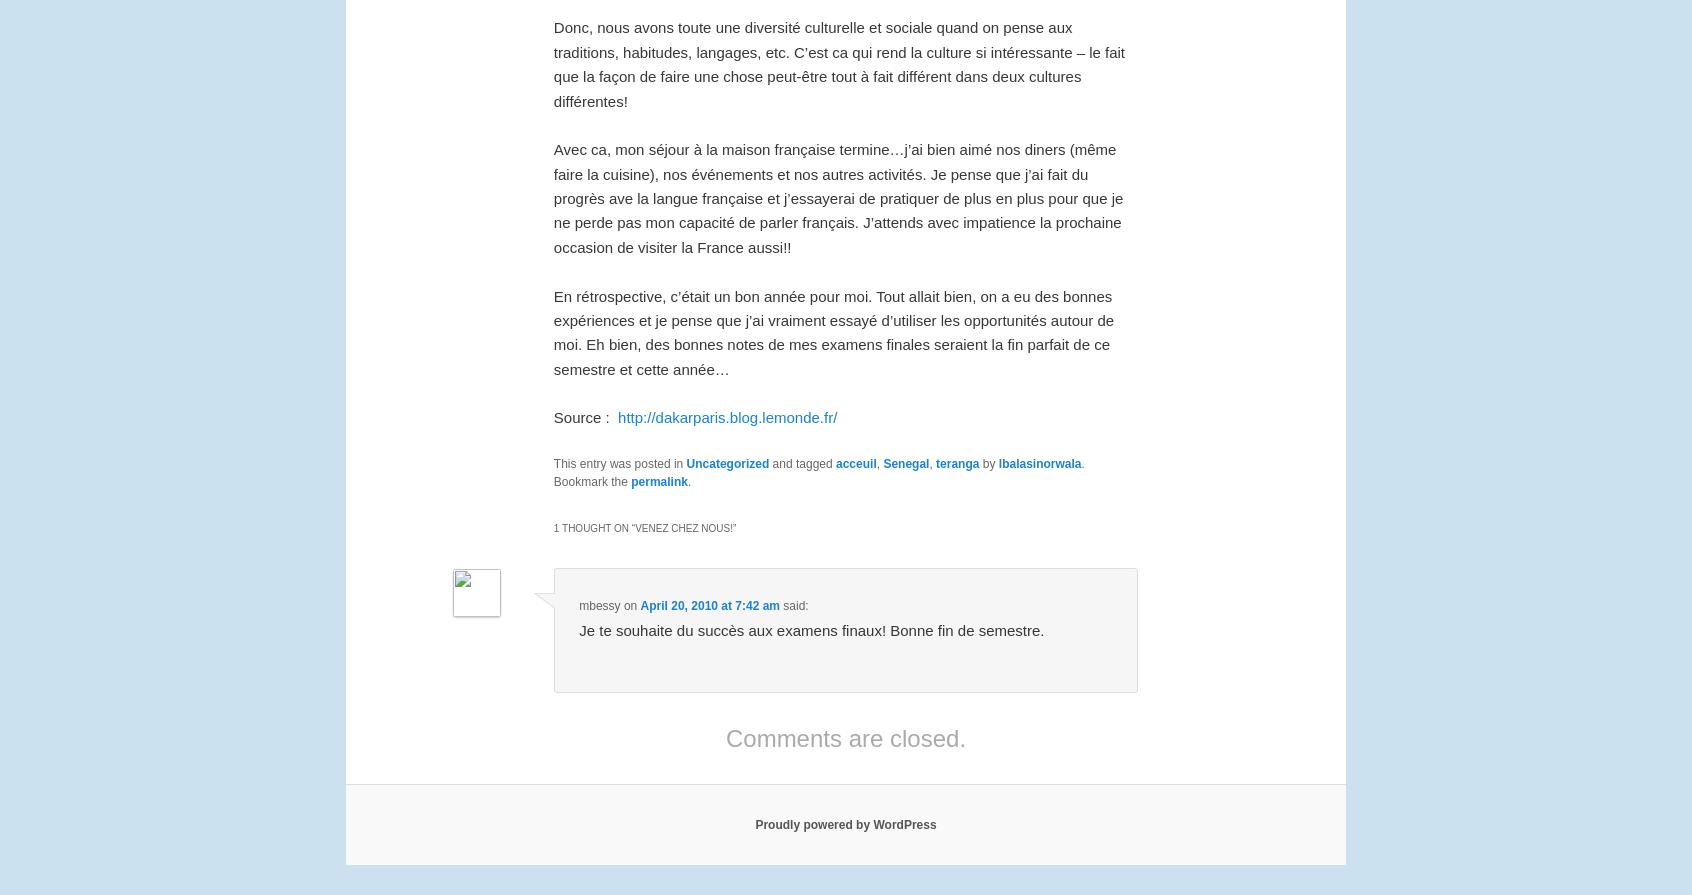 The width and height of the screenshot is (1692, 895). Describe the element at coordinates (845, 823) in the screenshot. I see `'Proudly powered by WordPress'` at that location.